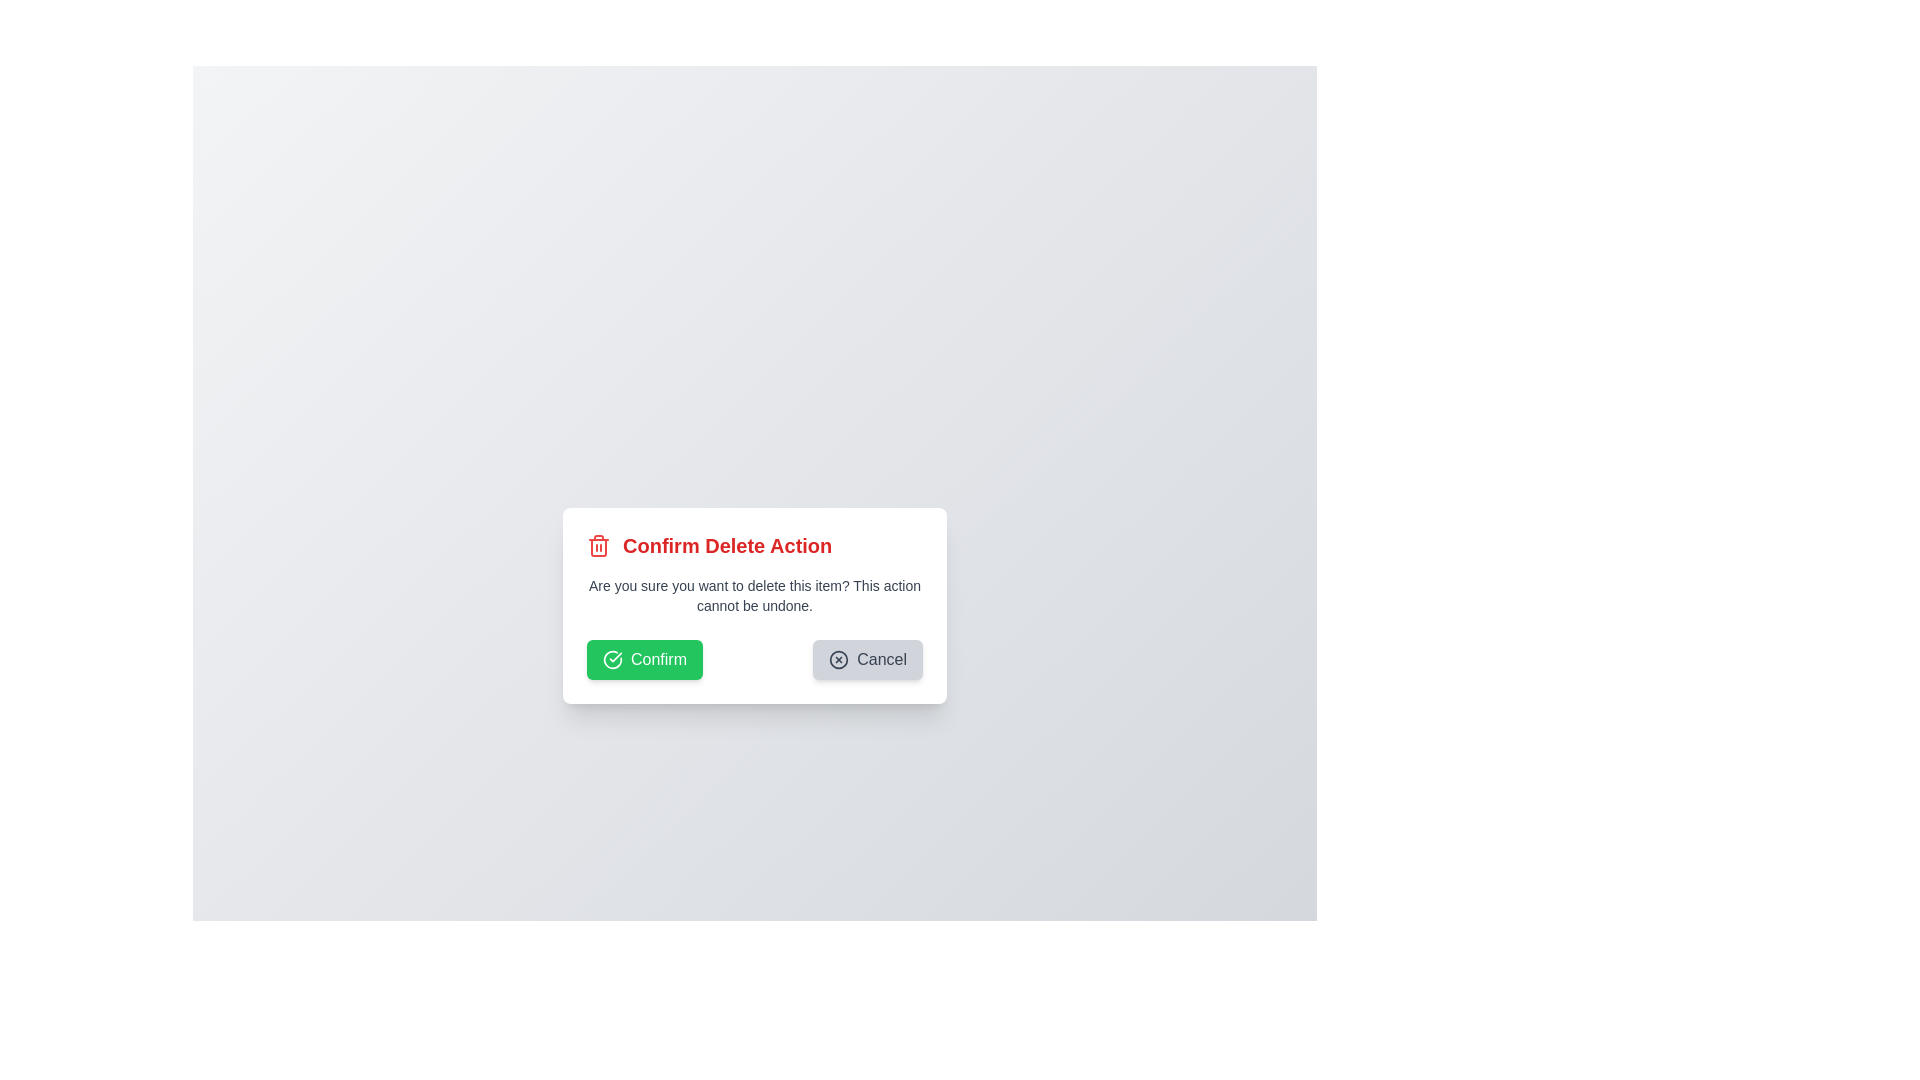 The image size is (1920, 1080). I want to click on the red trash bin icon located to the left of the text 'Confirm Delete Action' in the popup dialog, so click(598, 546).